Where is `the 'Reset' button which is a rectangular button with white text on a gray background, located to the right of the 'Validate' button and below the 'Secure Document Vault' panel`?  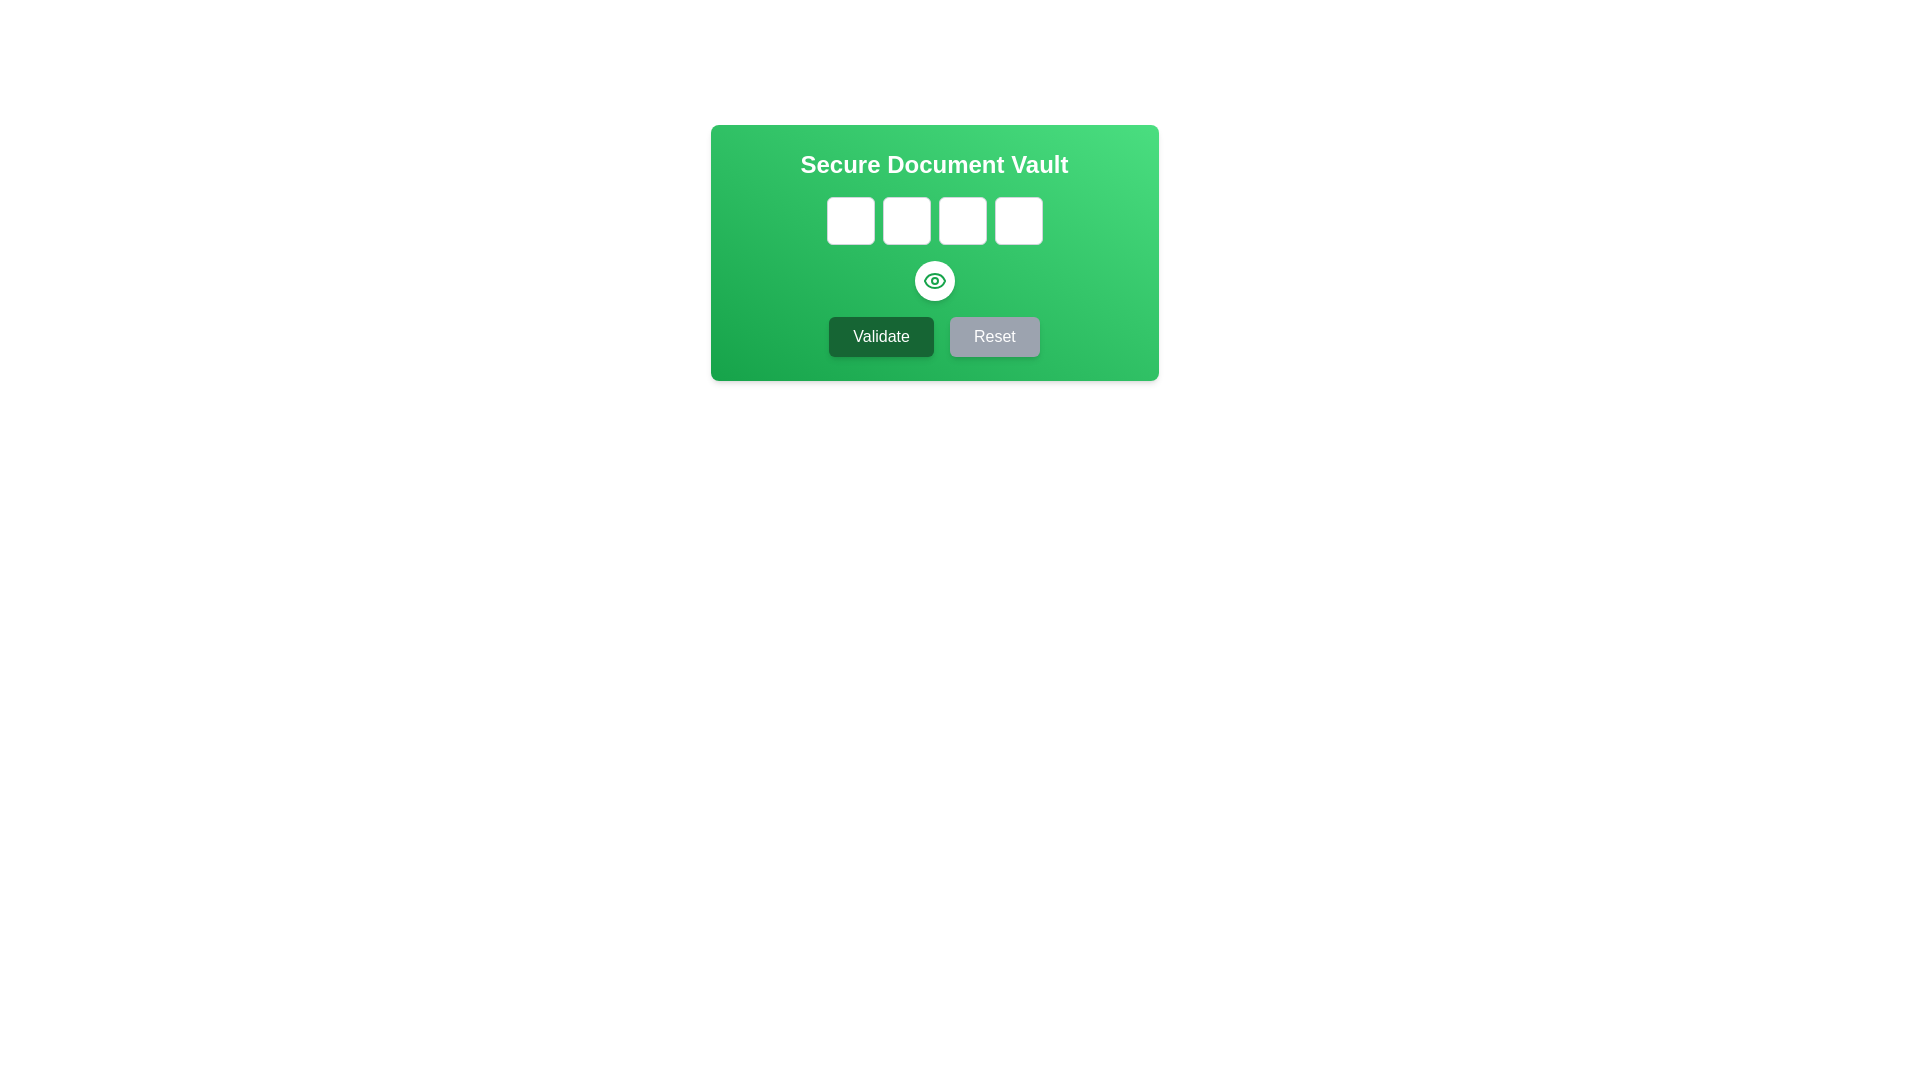 the 'Reset' button which is a rectangular button with white text on a gray background, located to the right of the 'Validate' button and below the 'Secure Document Vault' panel is located at coordinates (994, 335).